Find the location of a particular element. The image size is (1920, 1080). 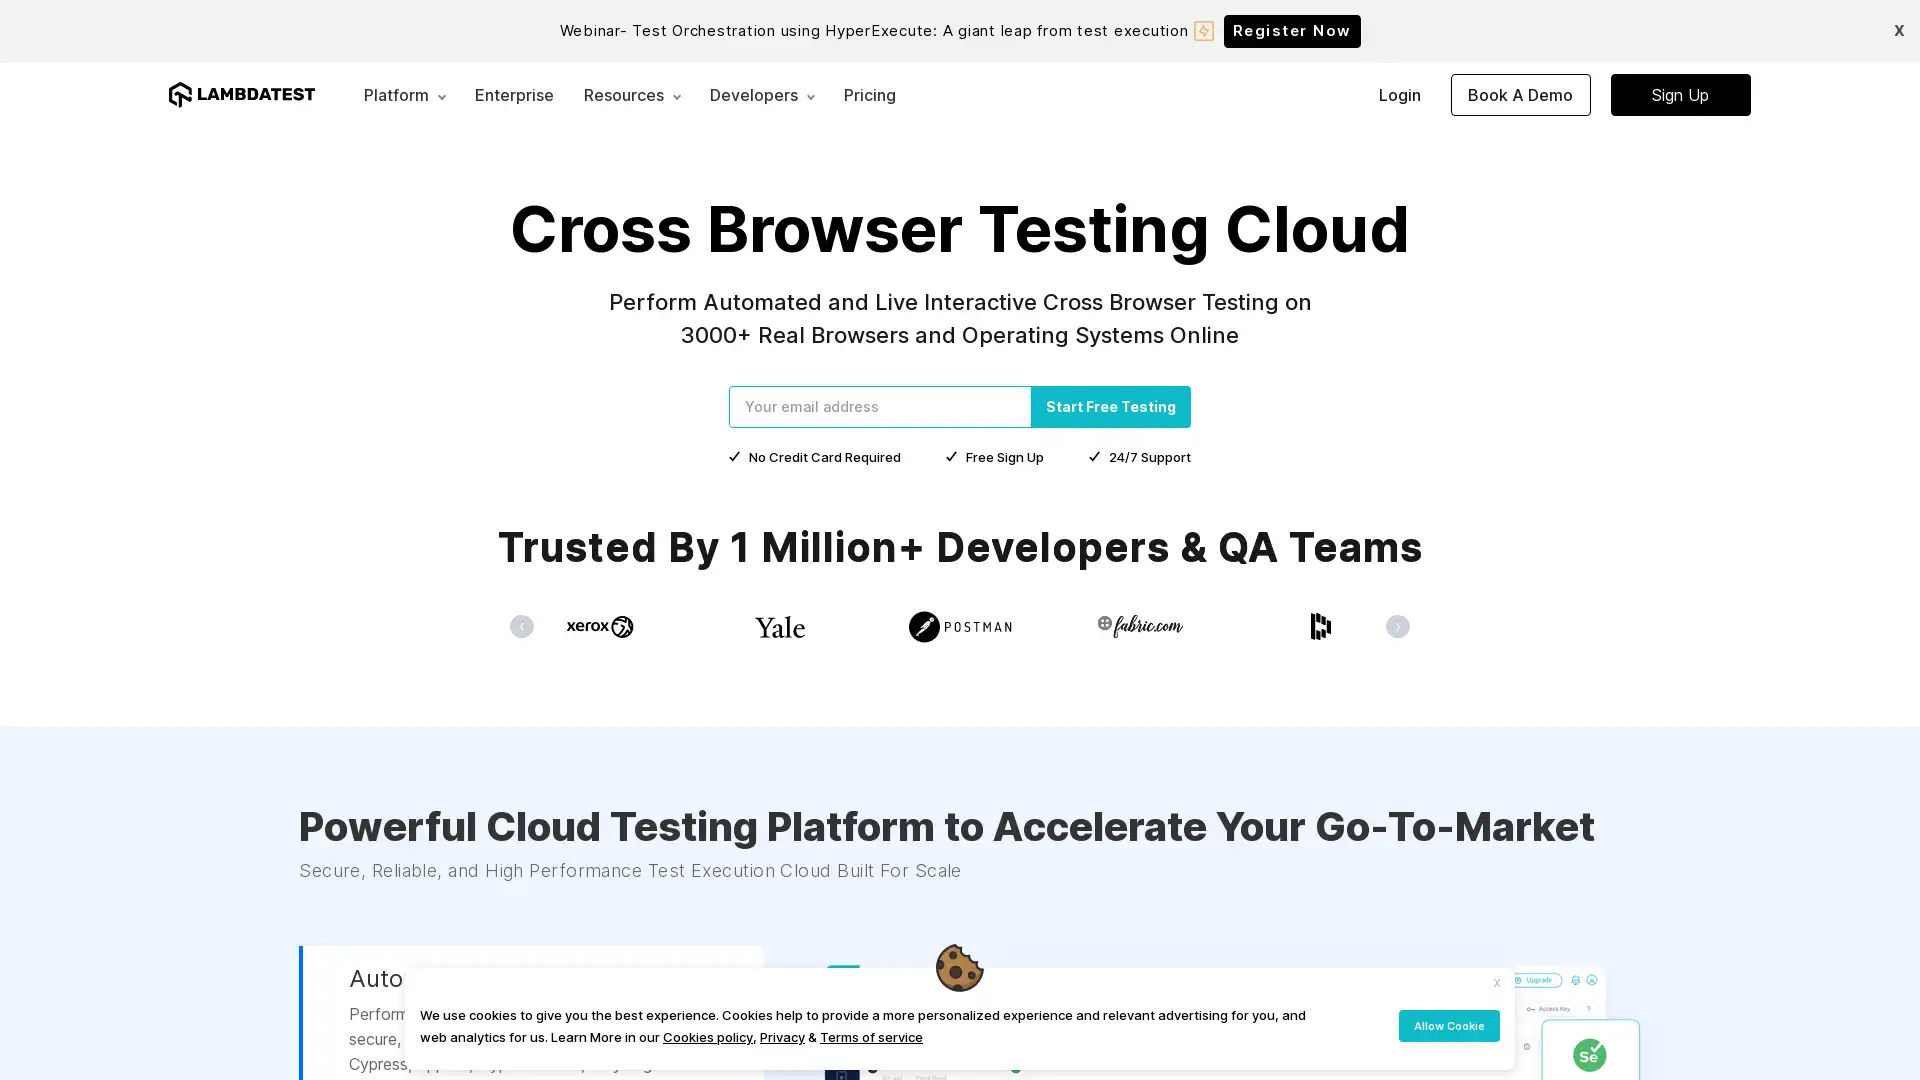

Automated Testing is located at coordinates (455, 1021).